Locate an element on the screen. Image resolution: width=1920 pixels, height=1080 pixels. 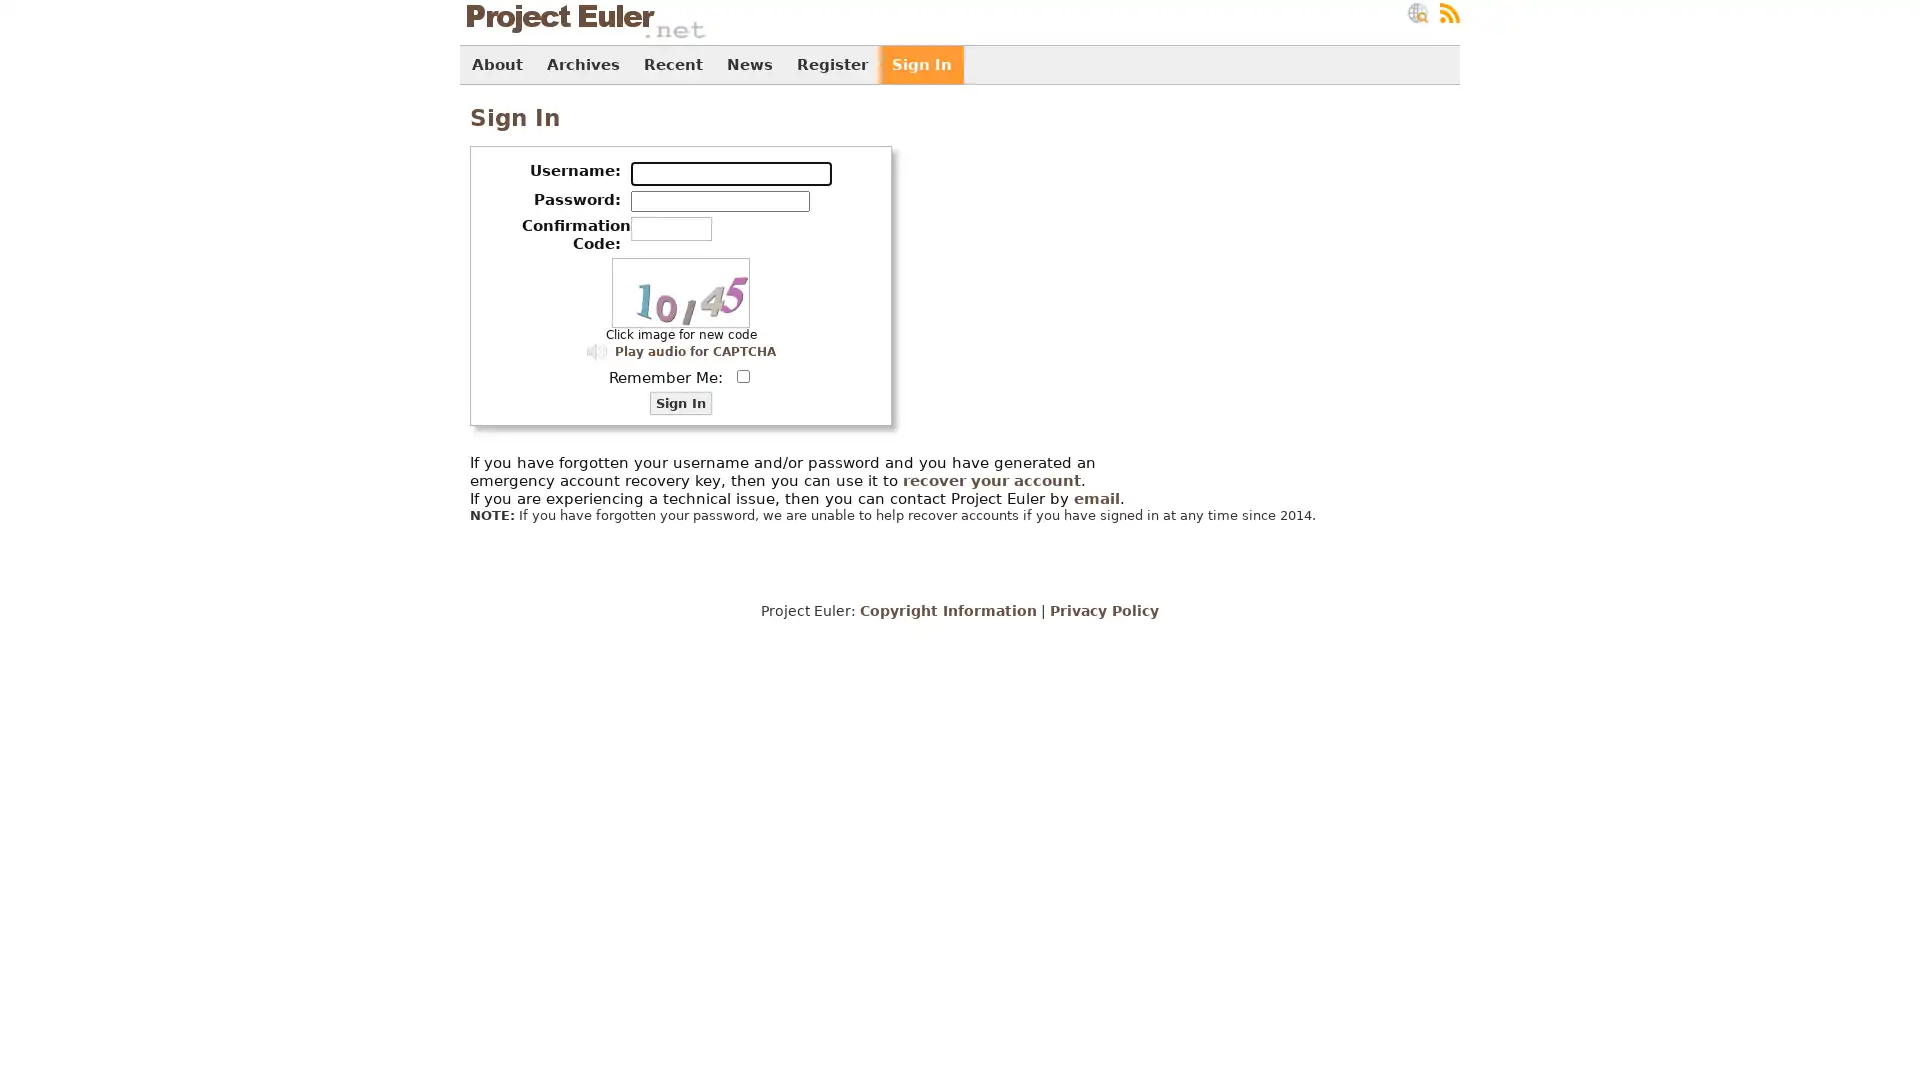
email is located at coordinates (1096, 497).